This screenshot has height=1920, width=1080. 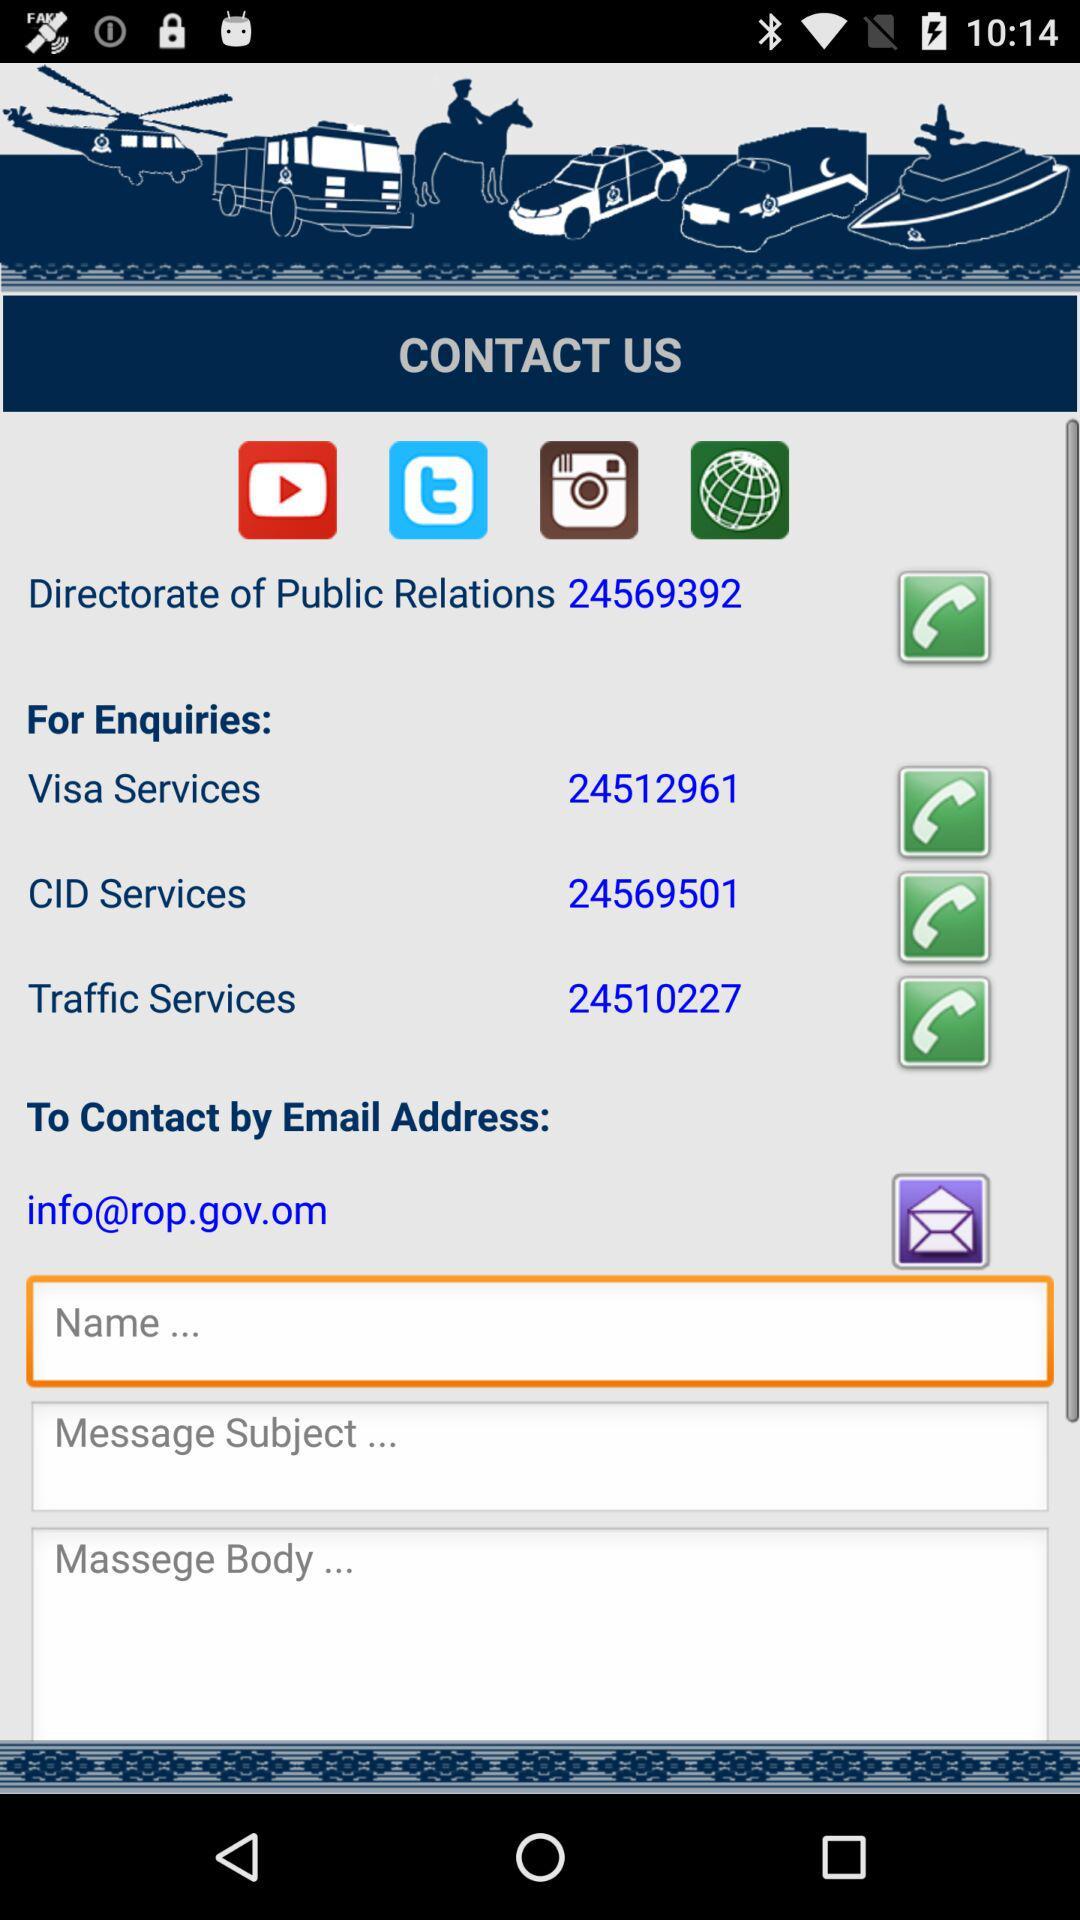 What do you see at coordinates (739, 490) in the screenshot?
I see `click browser` at bounding box center [739, 490].